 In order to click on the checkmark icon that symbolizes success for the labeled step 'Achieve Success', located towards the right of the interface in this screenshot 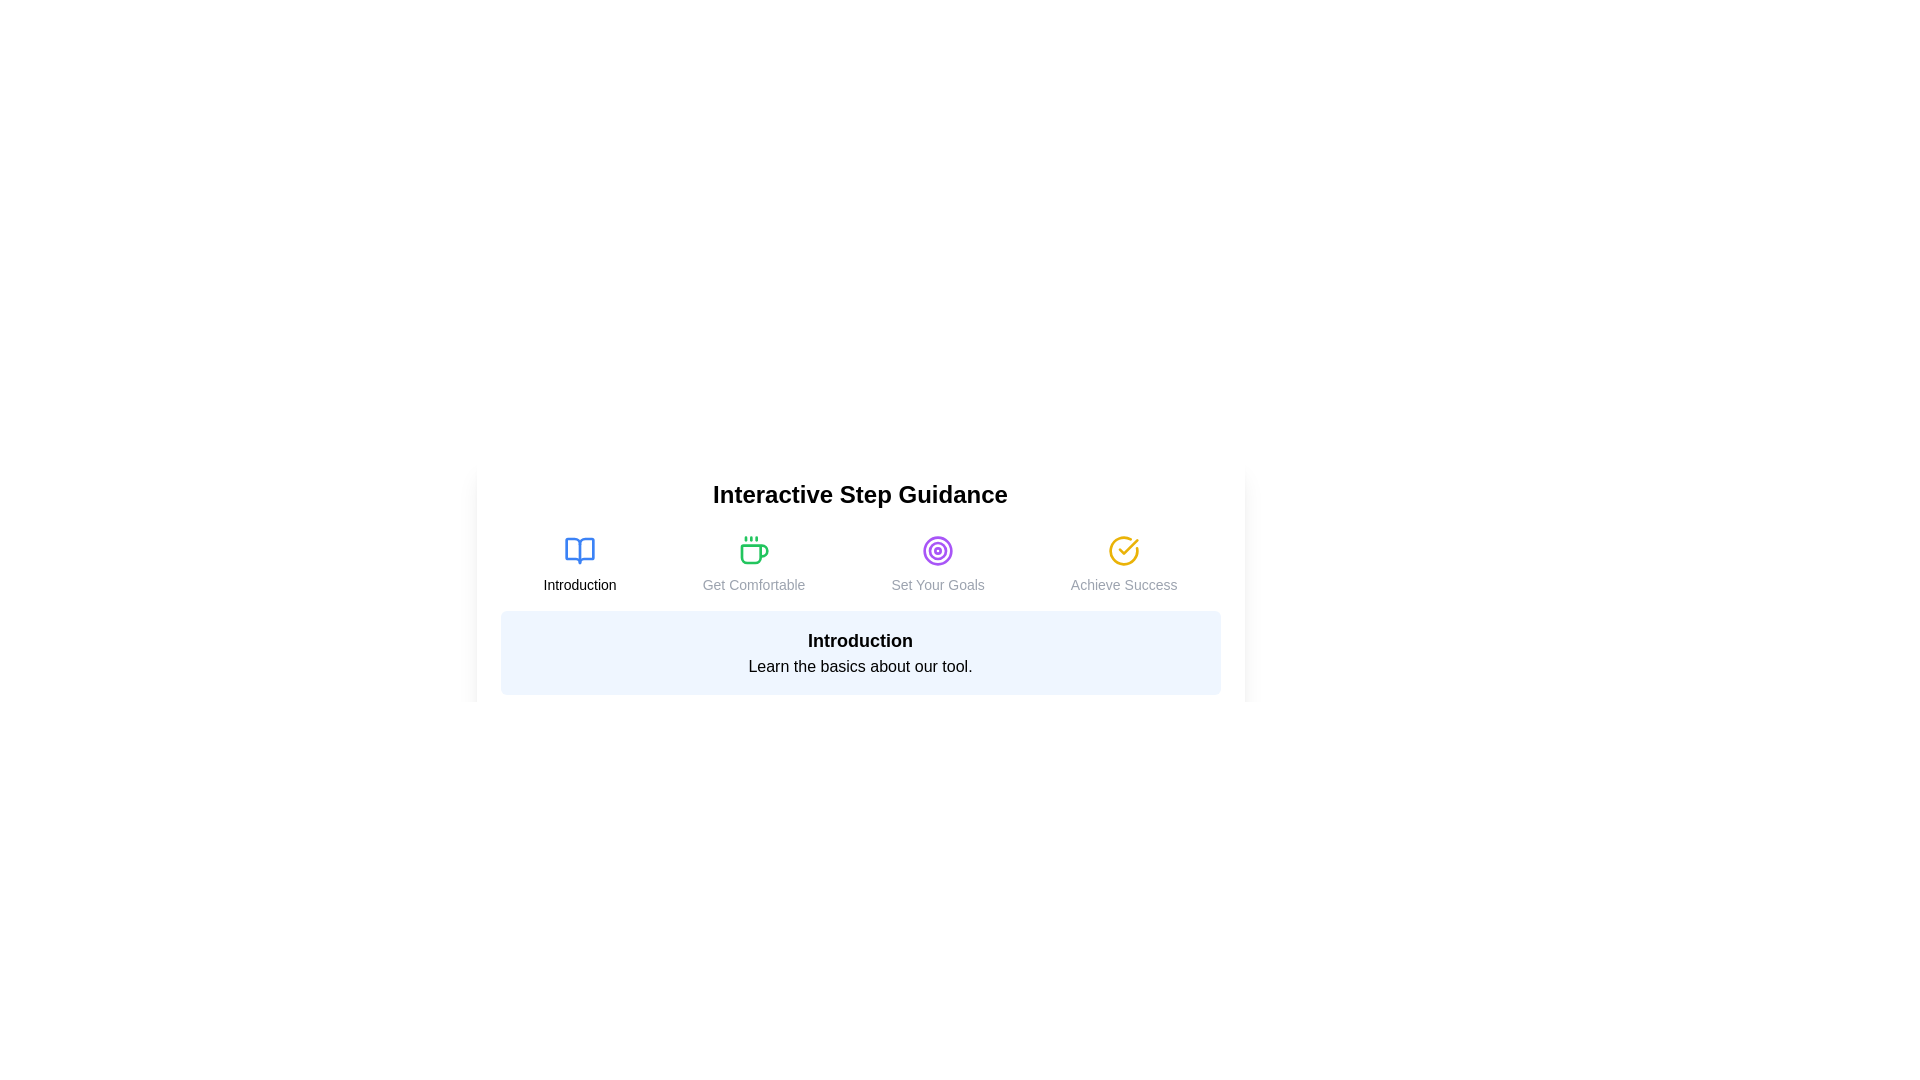, I will do `click(1128, 547)`.